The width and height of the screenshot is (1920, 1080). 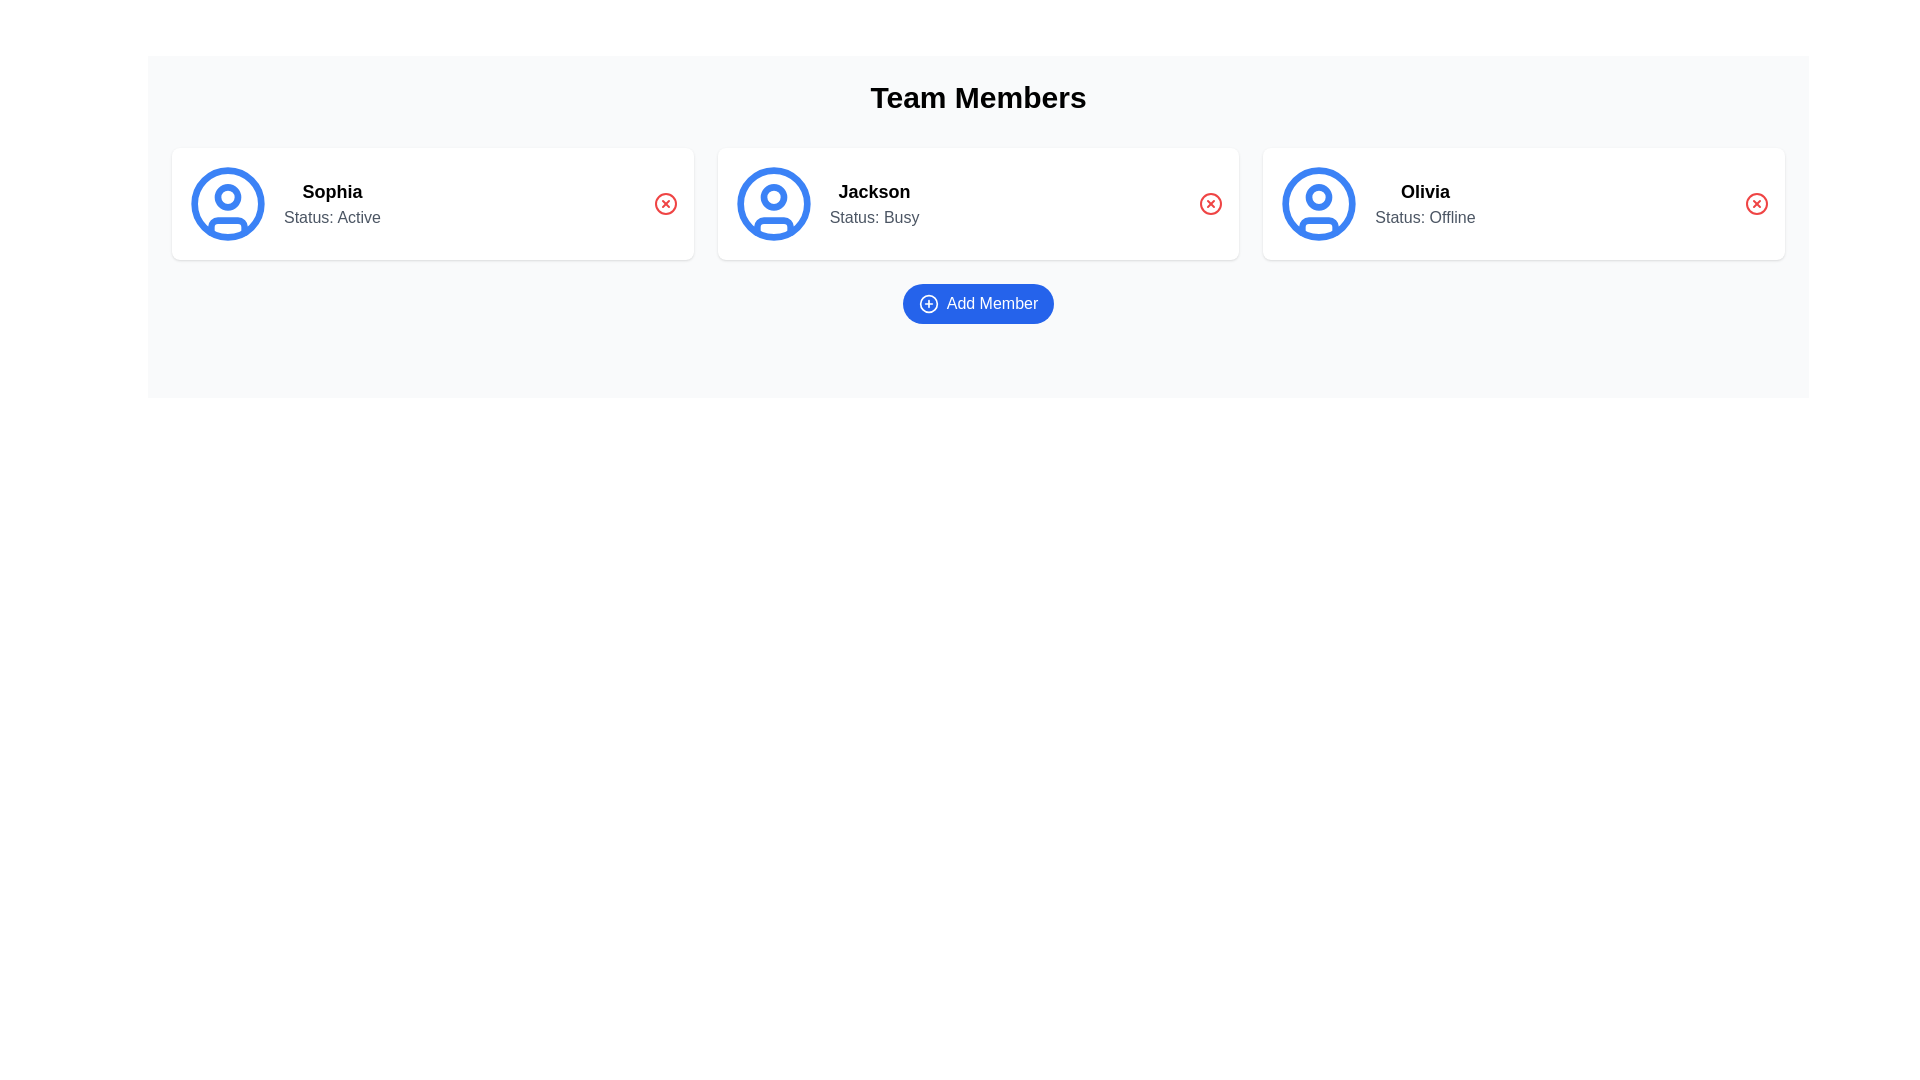 I want to click on the SVG icon representing Olivia's user profile, which is located at the far right of the row under the 'Team Members' heading on her card, so click(x=1319, y=204).